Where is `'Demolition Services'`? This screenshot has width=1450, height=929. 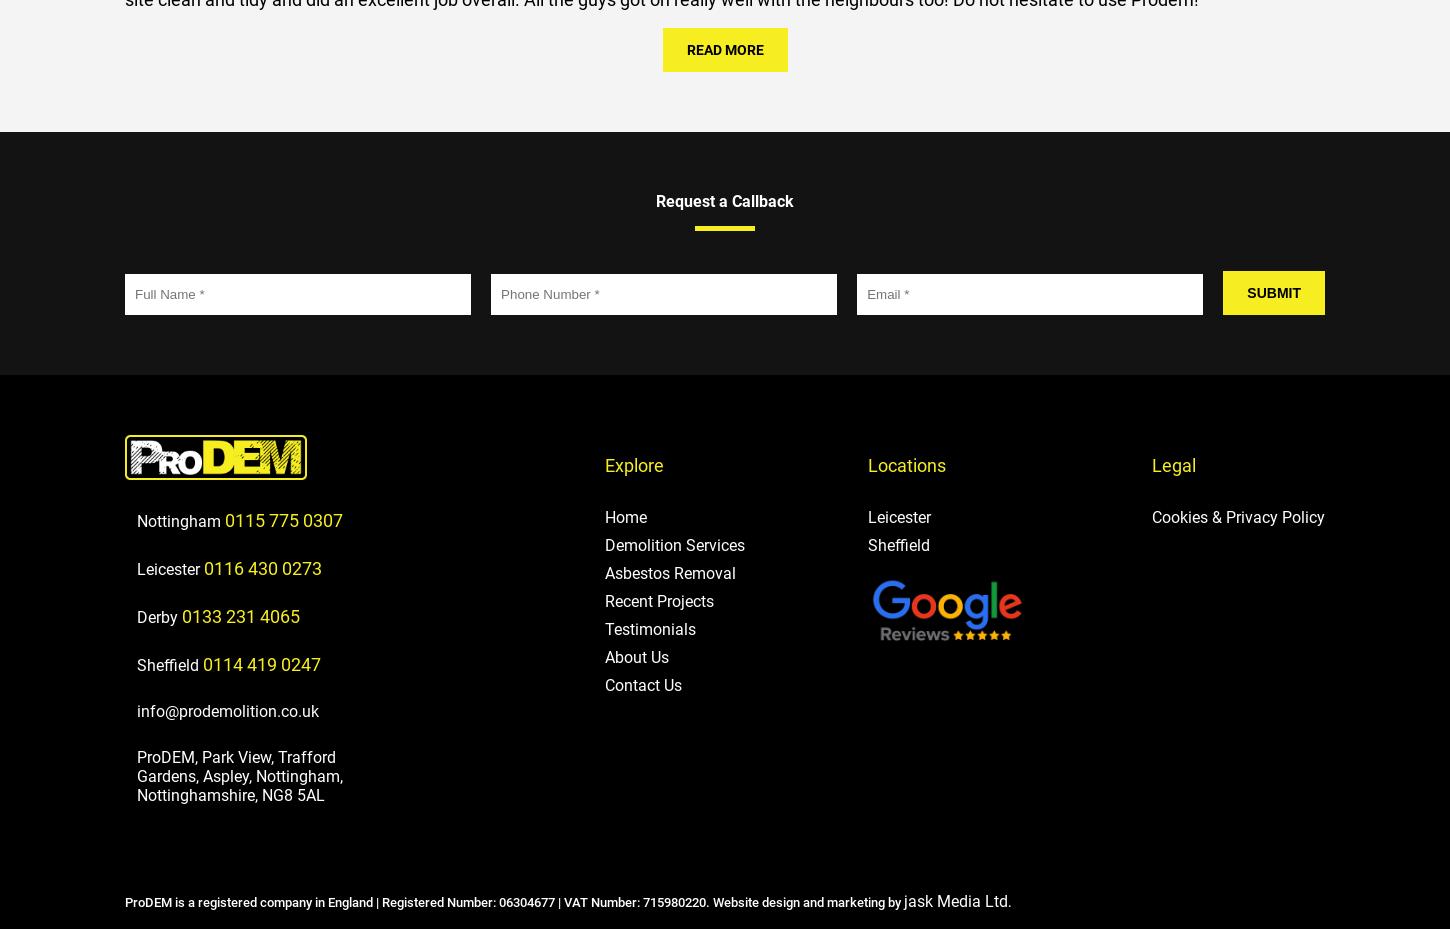
'Demolition Services' is located at coordinates (672, 544).